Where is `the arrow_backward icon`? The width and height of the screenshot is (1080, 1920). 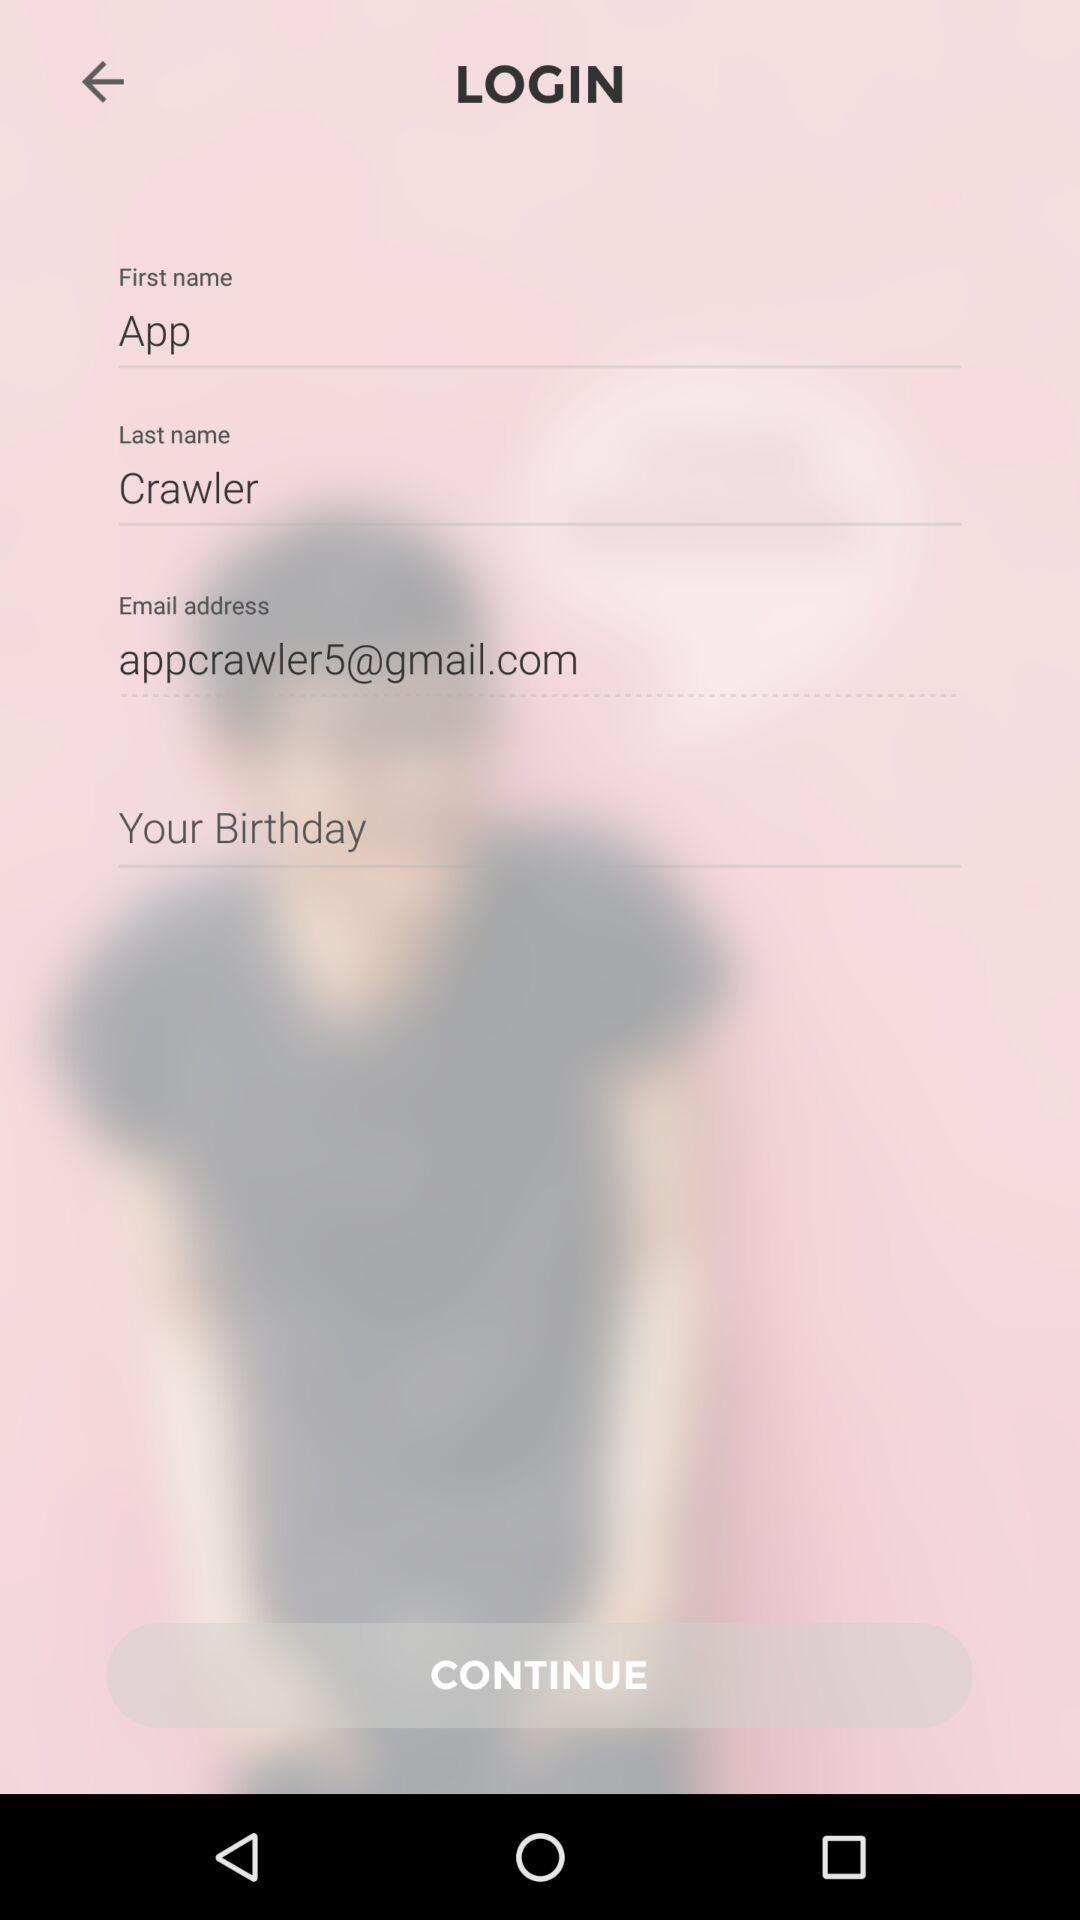
the arrow_backward icon is located at coordinates (102, 80).